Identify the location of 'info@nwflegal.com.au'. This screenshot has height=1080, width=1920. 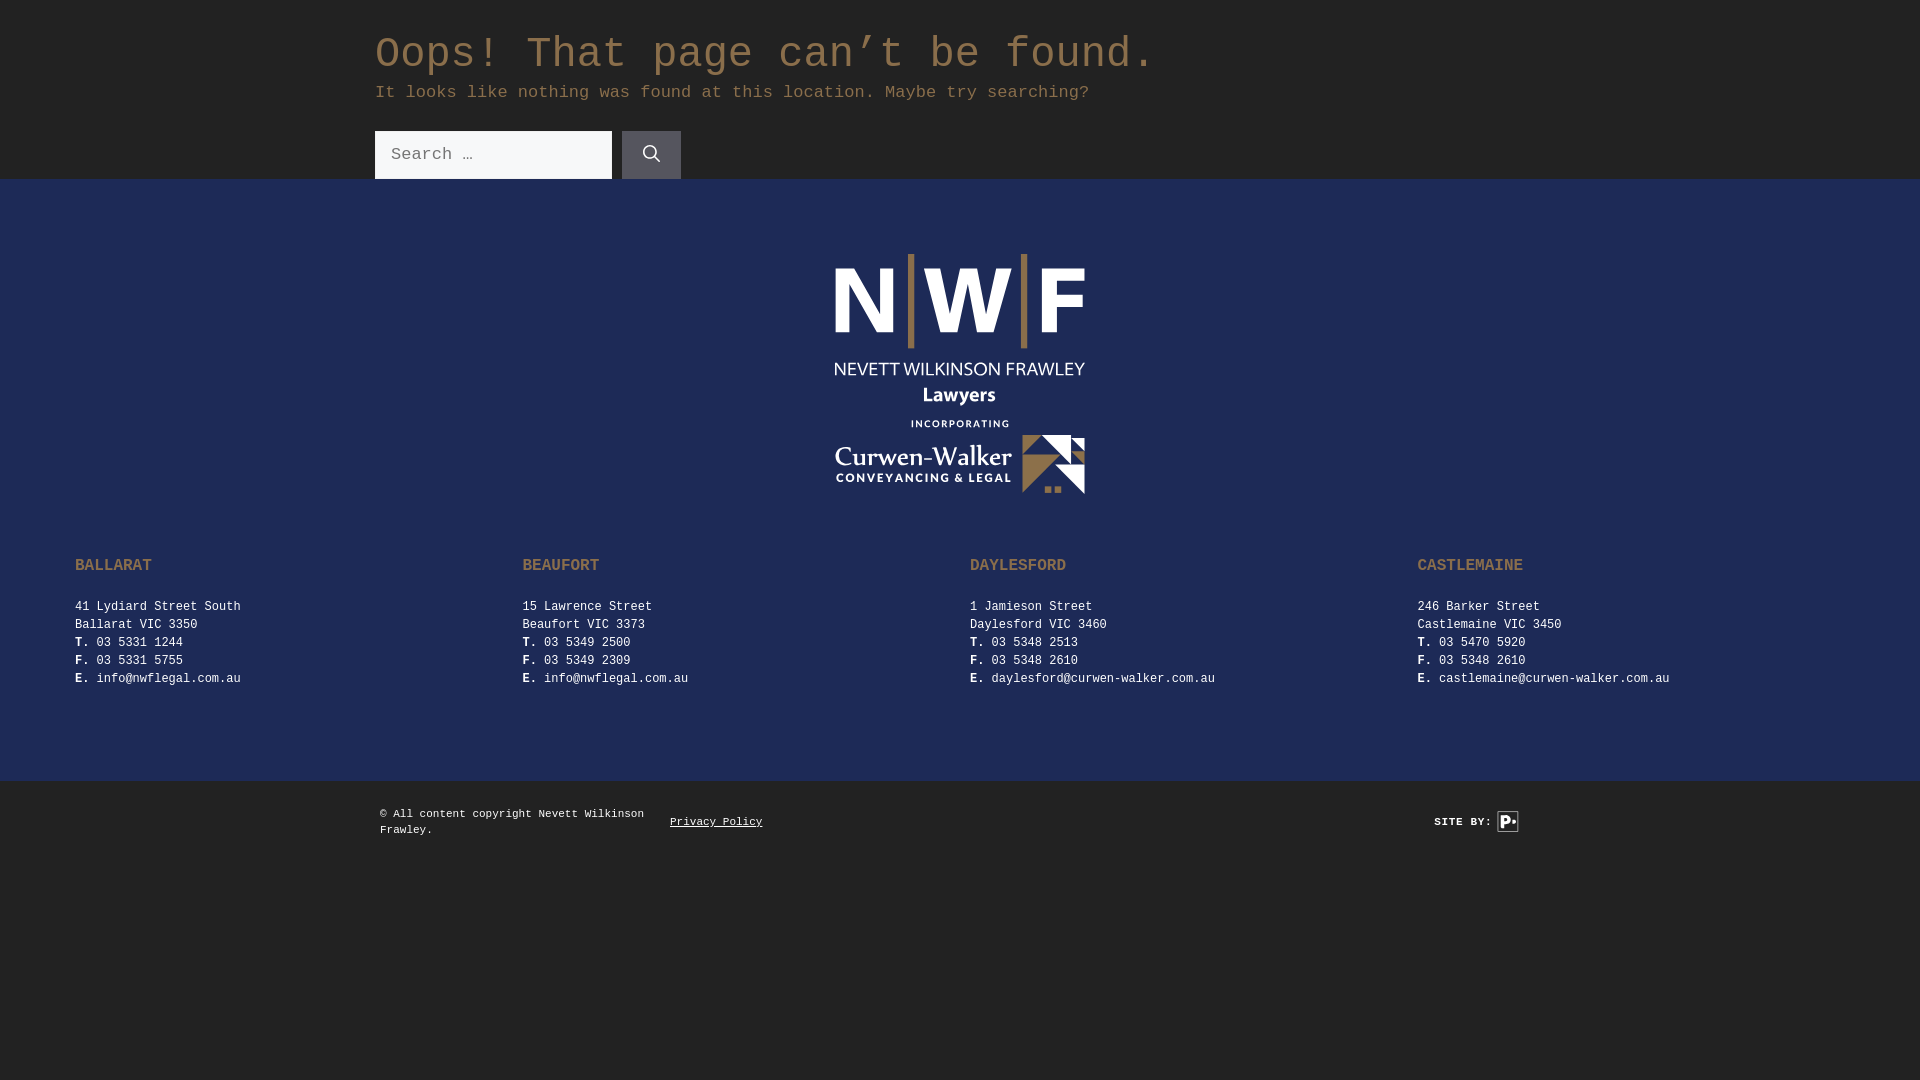
(614, 677).